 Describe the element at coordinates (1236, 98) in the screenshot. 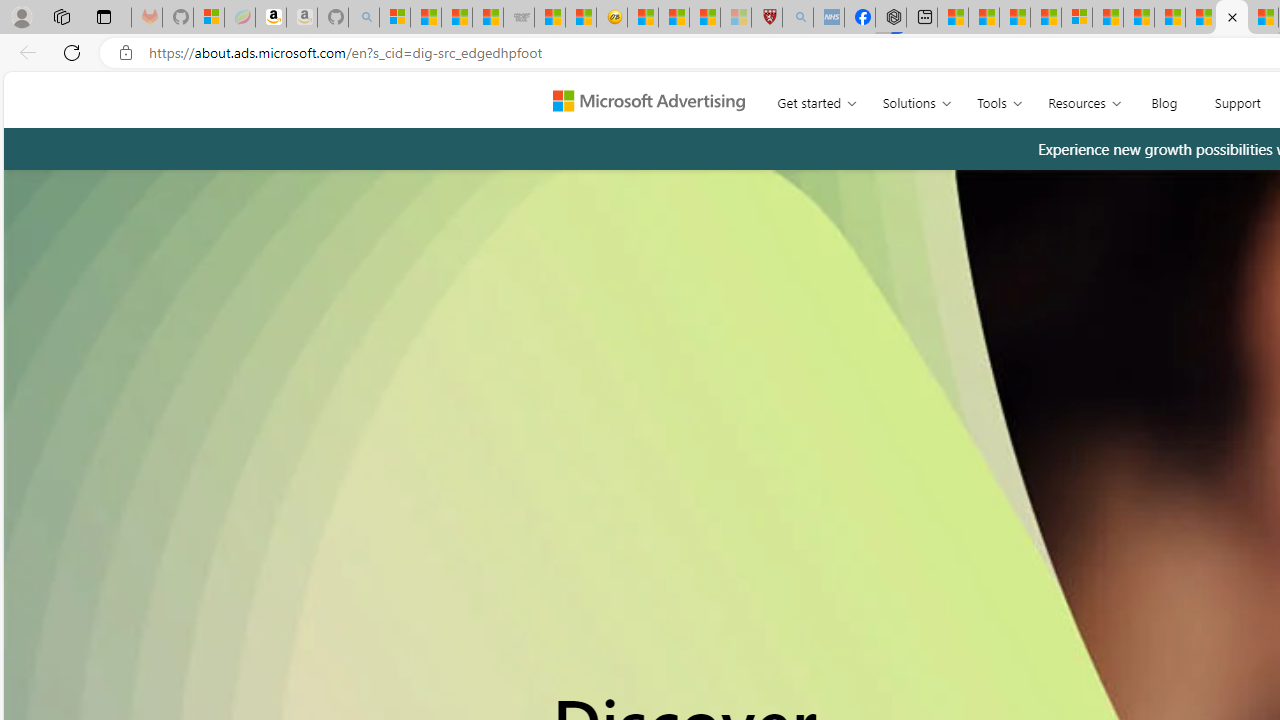

I see `'Support'` at that location.